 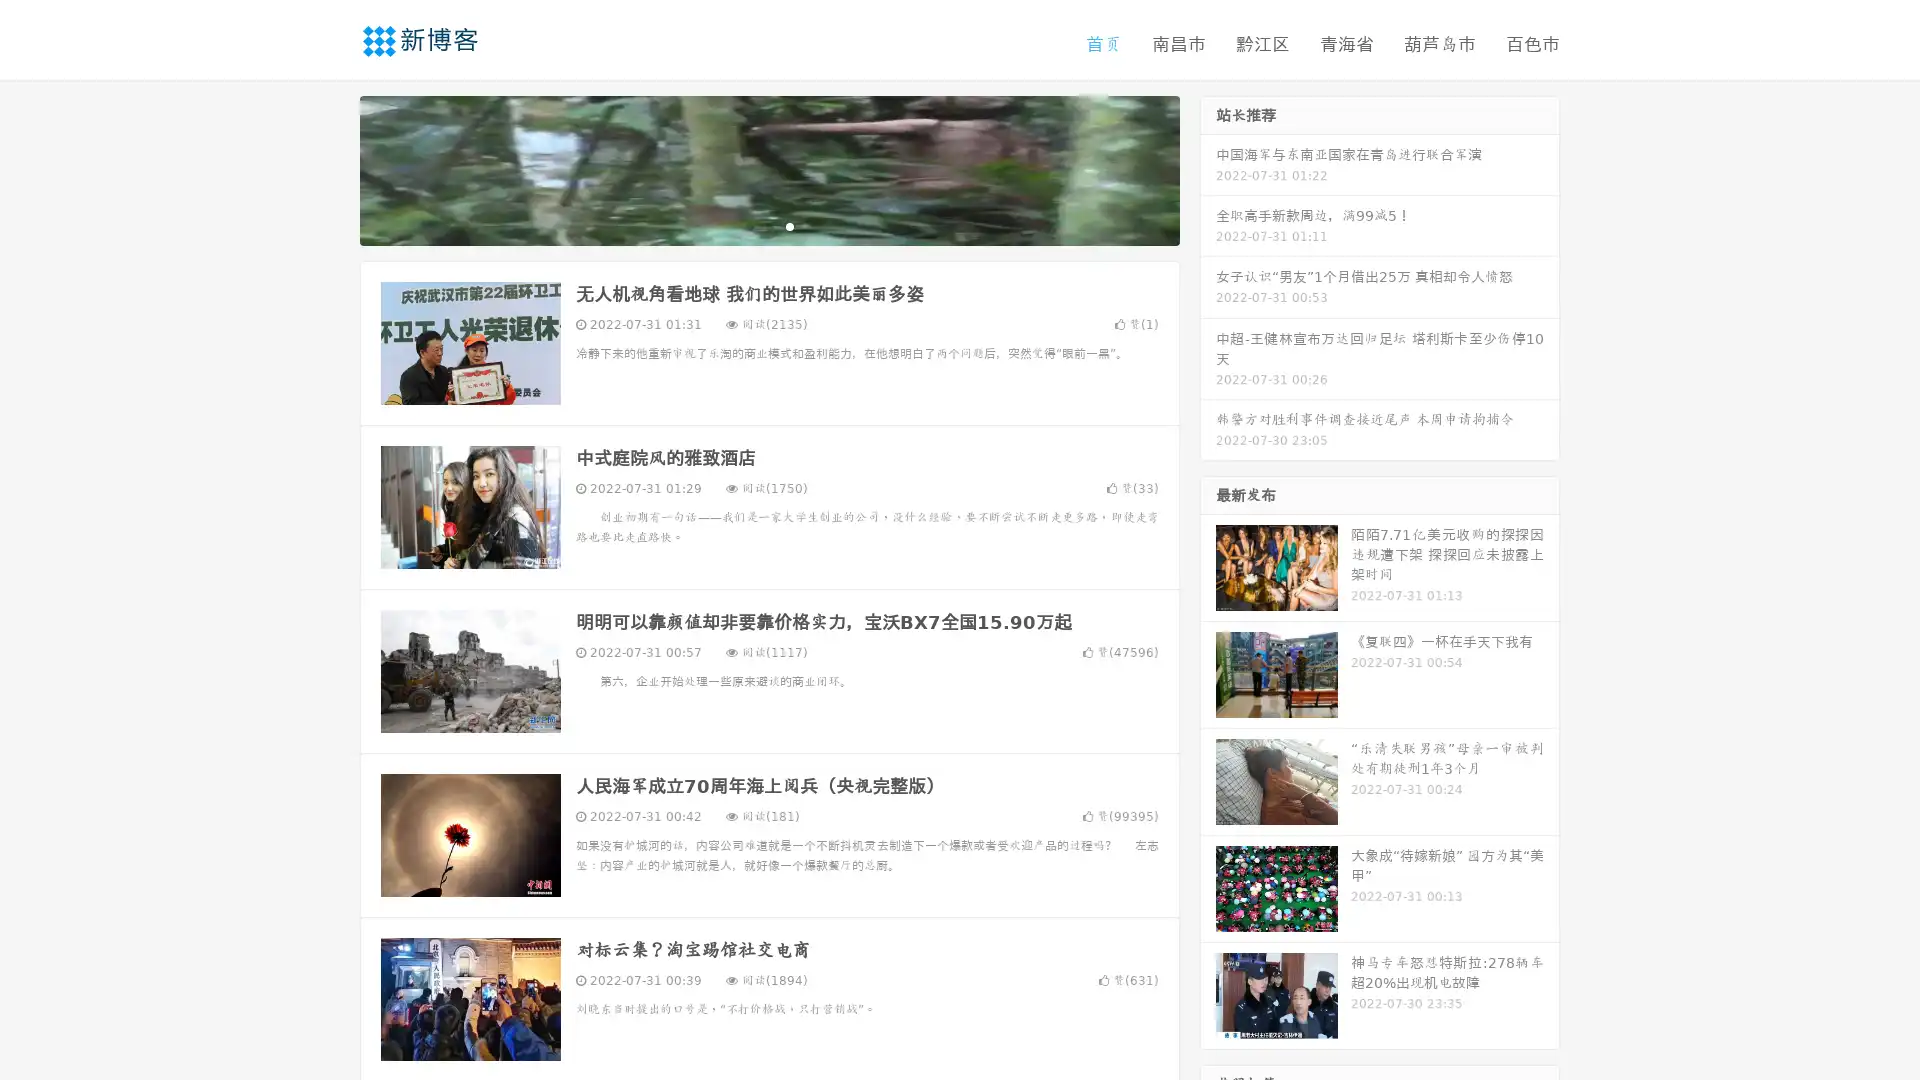 I want to click on Go to slide 2, so click(x=768, y=225).